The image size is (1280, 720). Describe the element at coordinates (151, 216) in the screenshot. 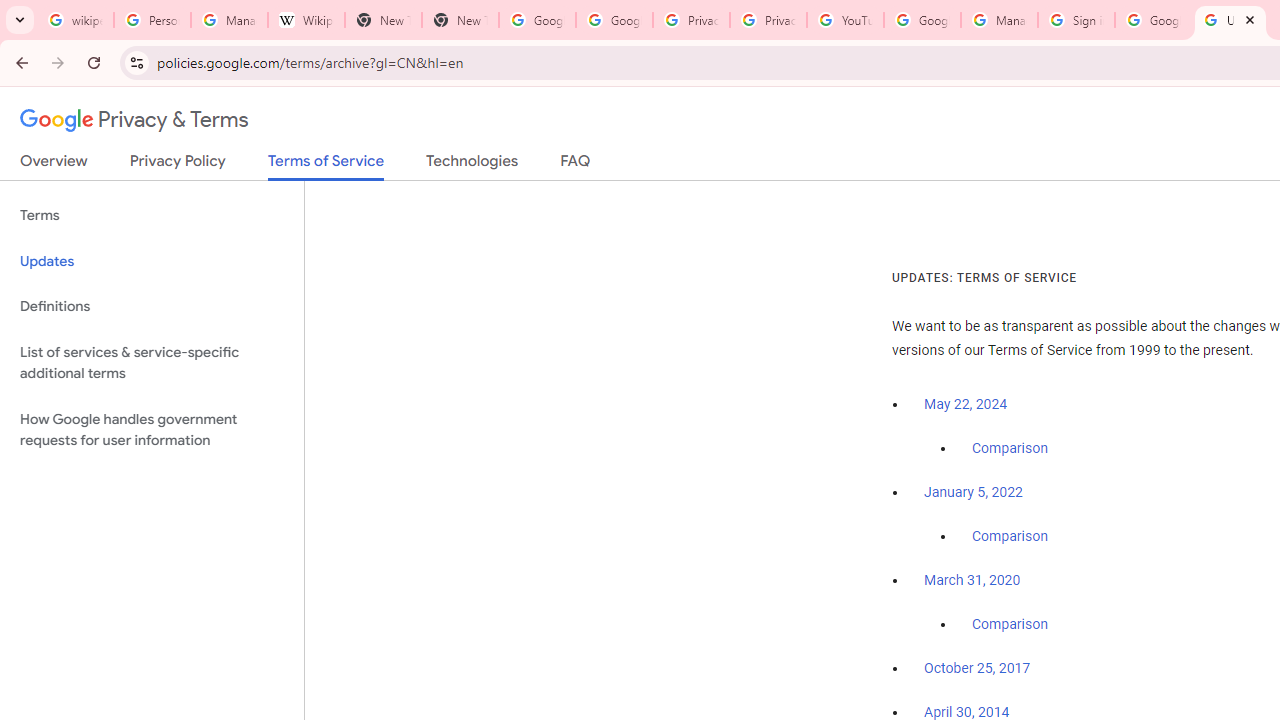

I see `'Terms'` at that location.